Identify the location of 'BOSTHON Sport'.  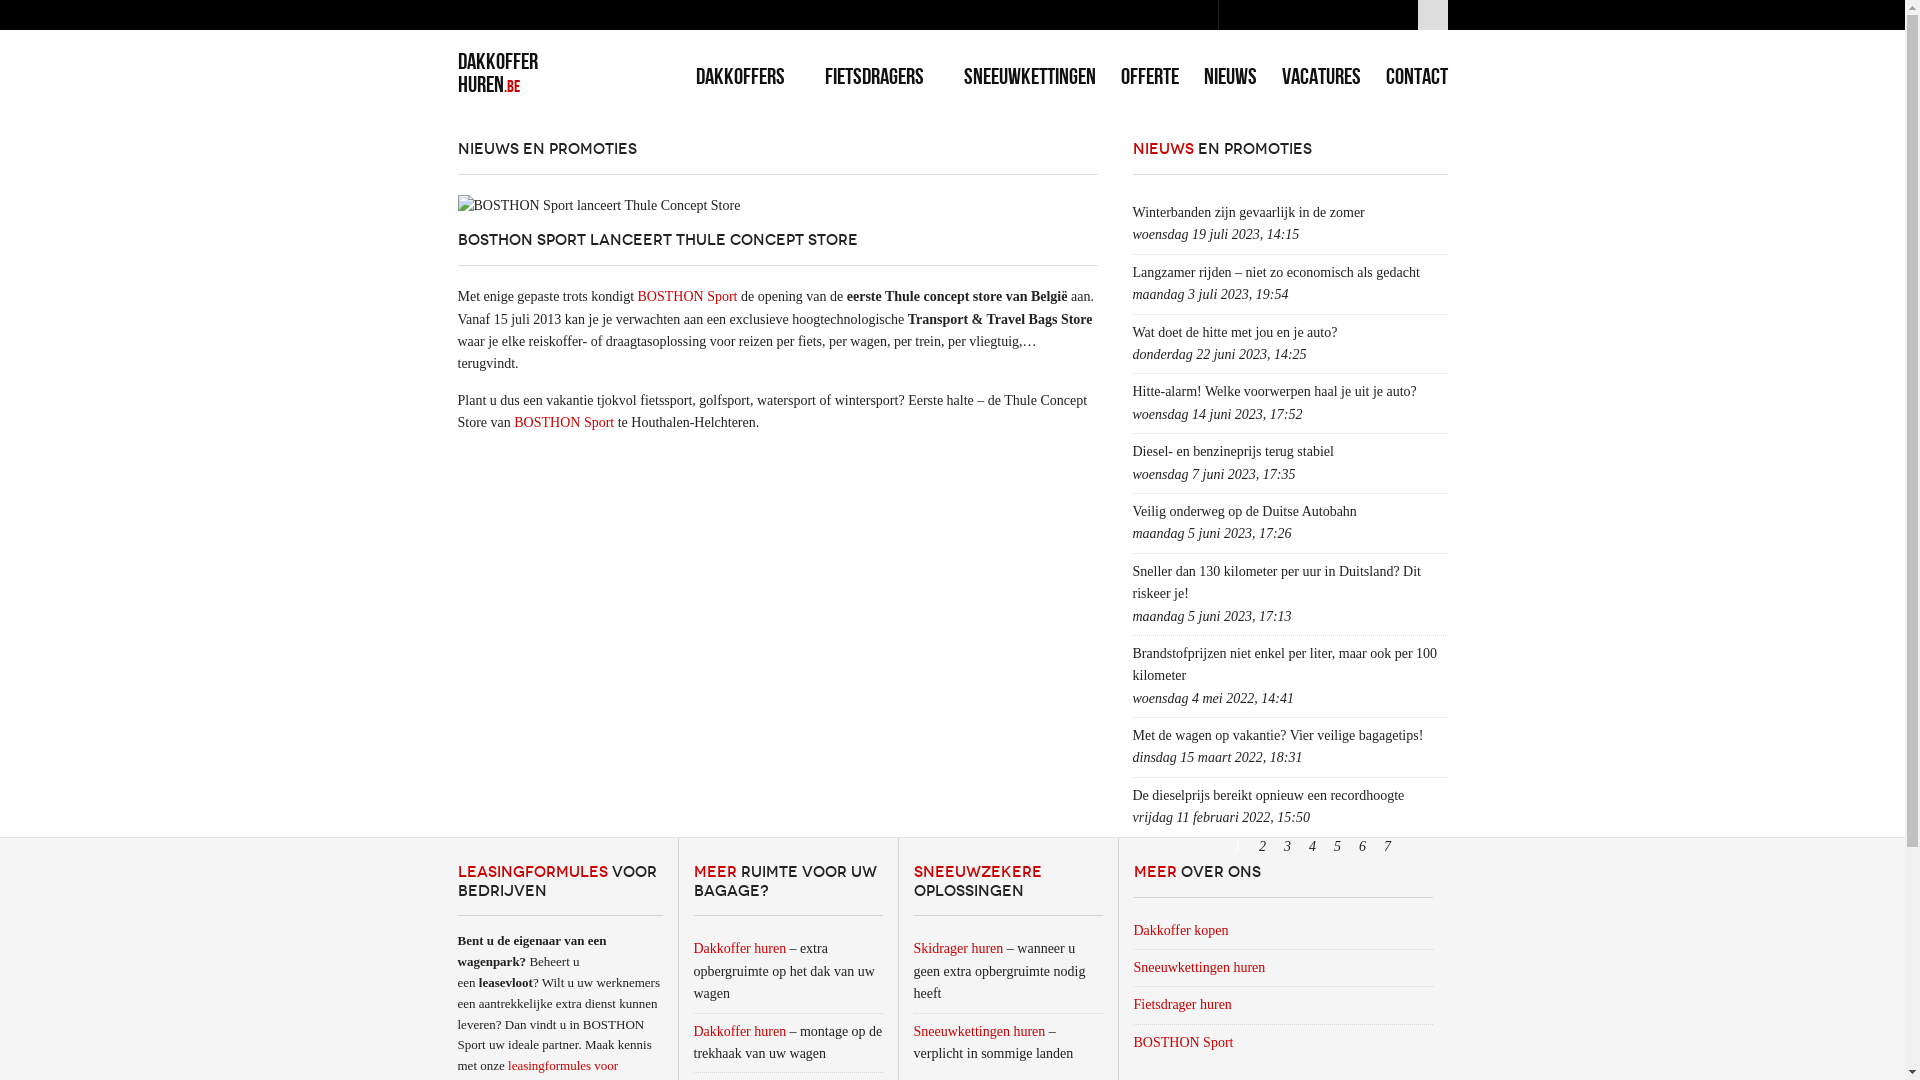
(1190, 1041).